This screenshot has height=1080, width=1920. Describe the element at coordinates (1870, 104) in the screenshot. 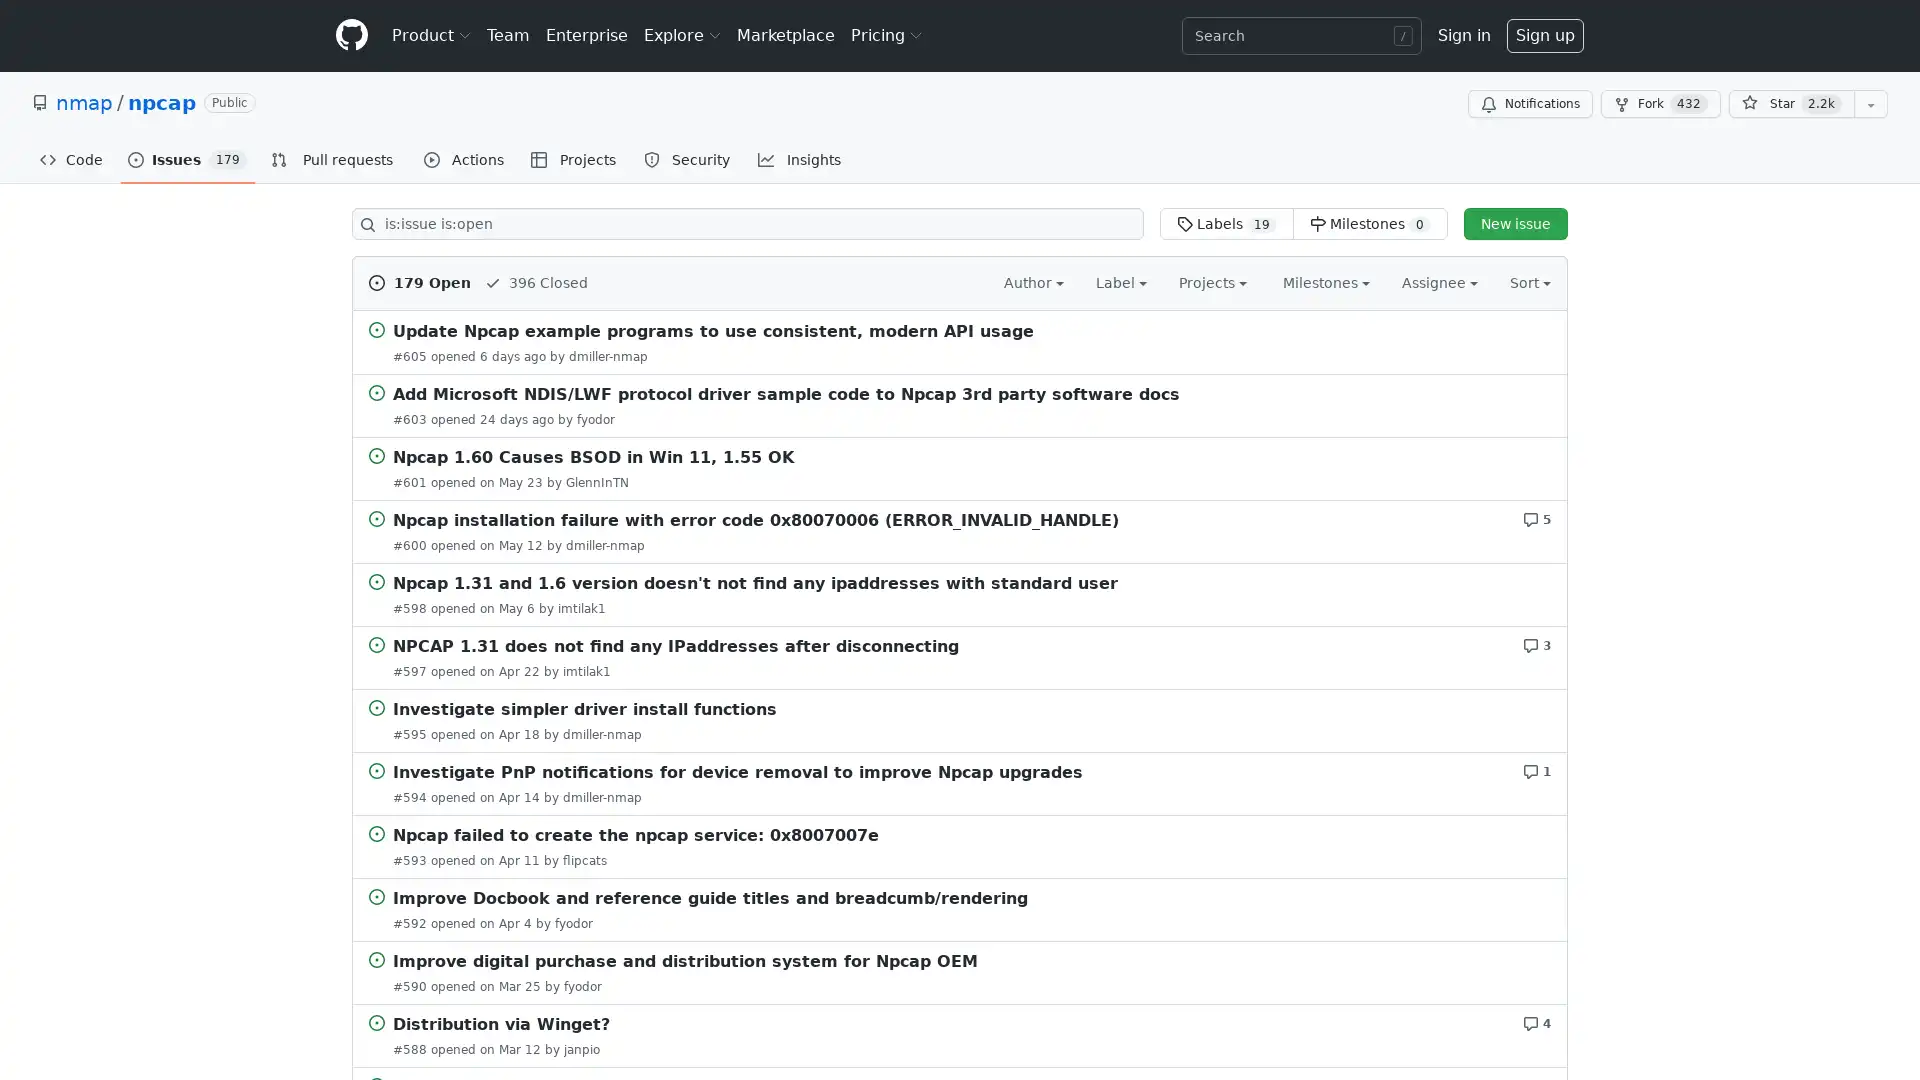

I see `You must be signed in to add this repository to a list` at that location.